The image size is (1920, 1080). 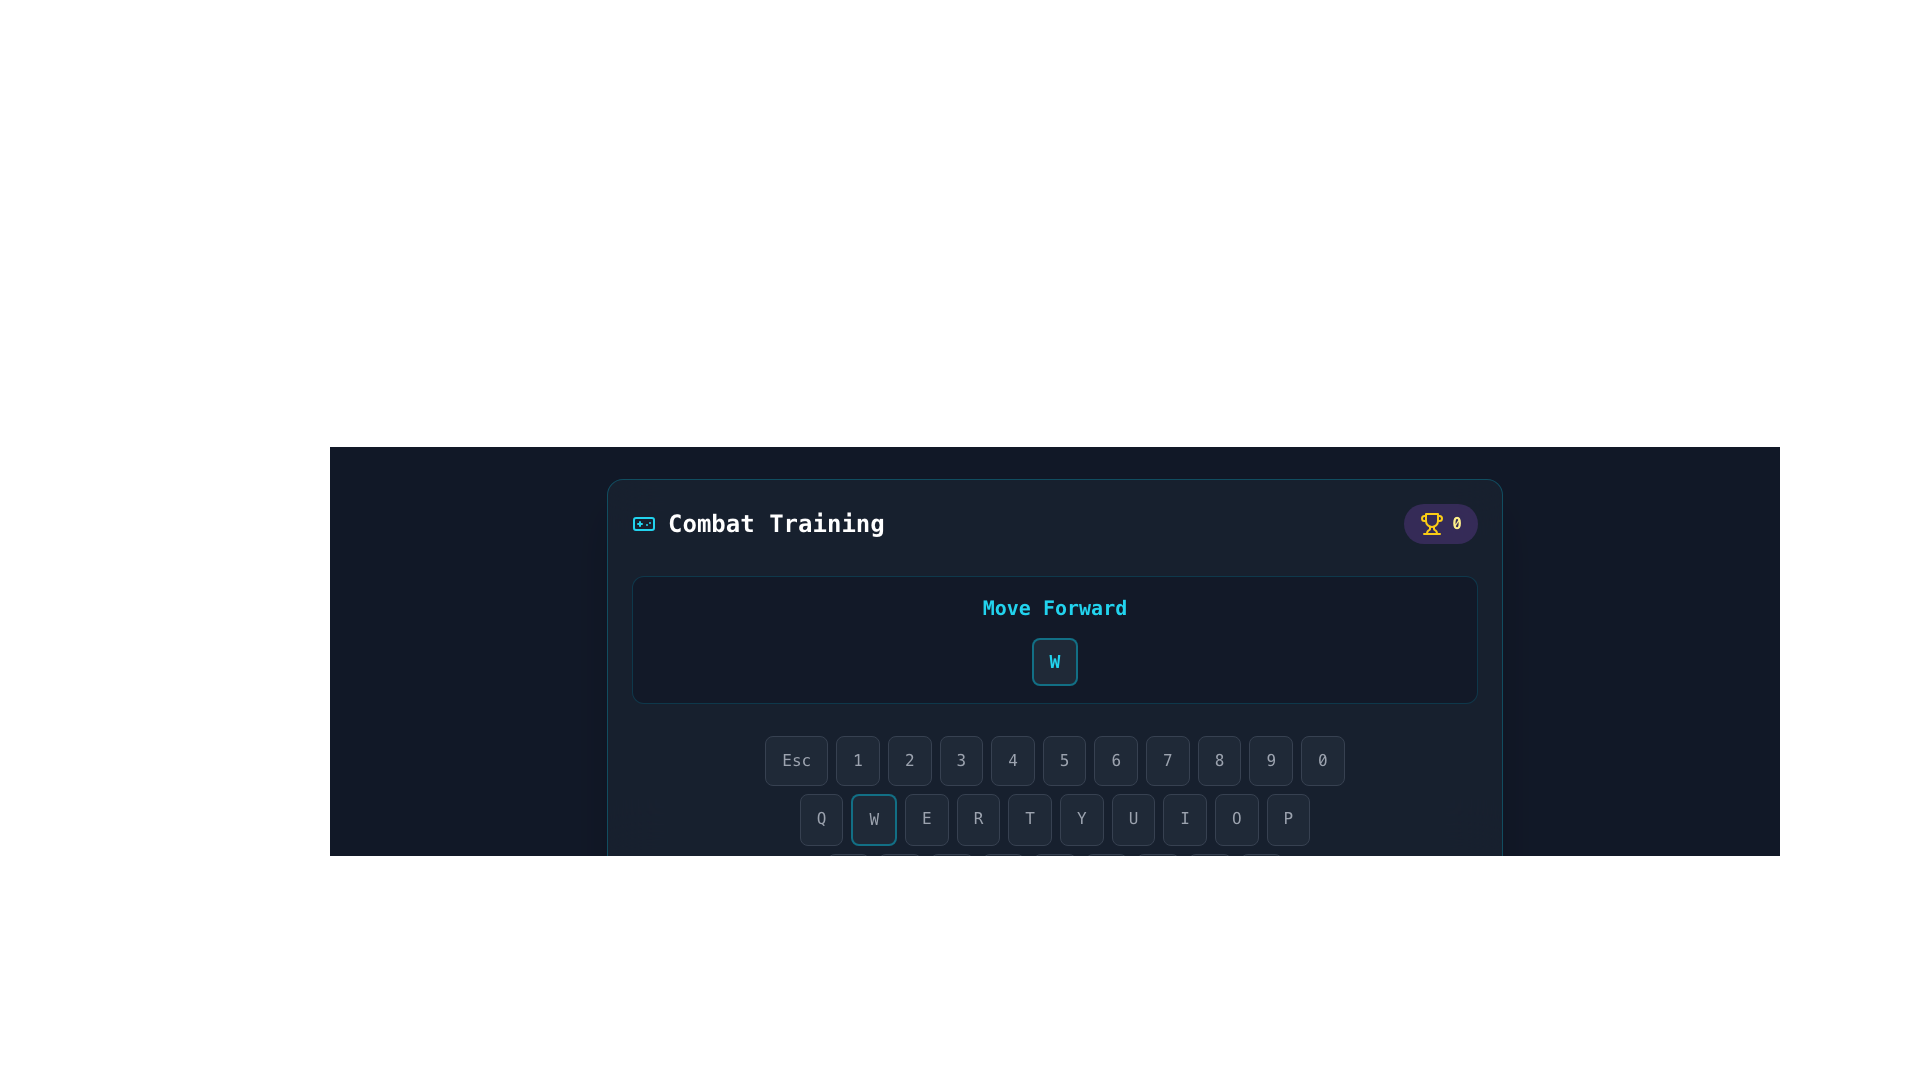 What do you see at coordinates (1080, 820) in the screenshot?
I see `the key-shaped button with a dark gray background and a white uppercase 'Y' centered on it, which is positioned between the 'T' and 'U' keys` at bounding box center [1080, 820].